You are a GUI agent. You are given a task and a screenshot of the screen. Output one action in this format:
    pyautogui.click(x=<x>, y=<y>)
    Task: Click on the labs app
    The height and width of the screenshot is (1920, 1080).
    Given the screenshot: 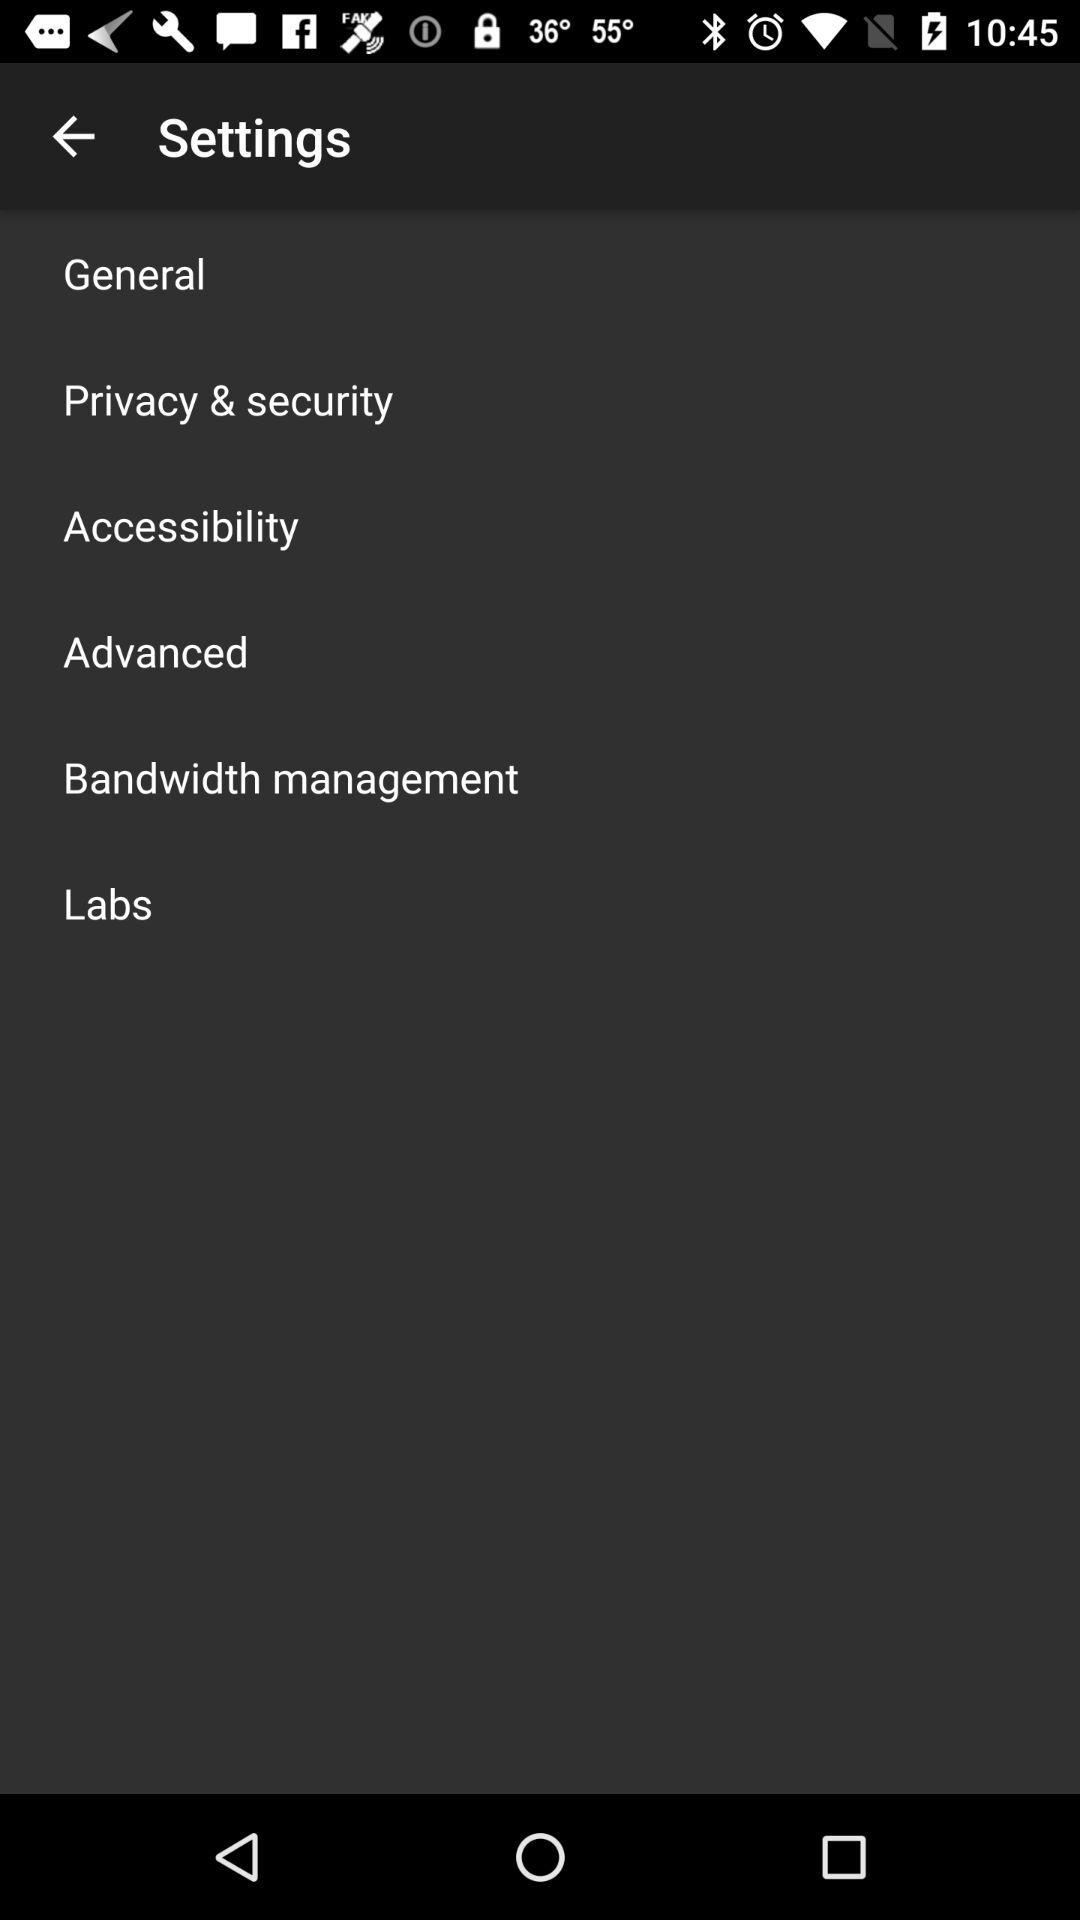 What is the action you would take?
    pyautogui.click(x=108, y=901)
    